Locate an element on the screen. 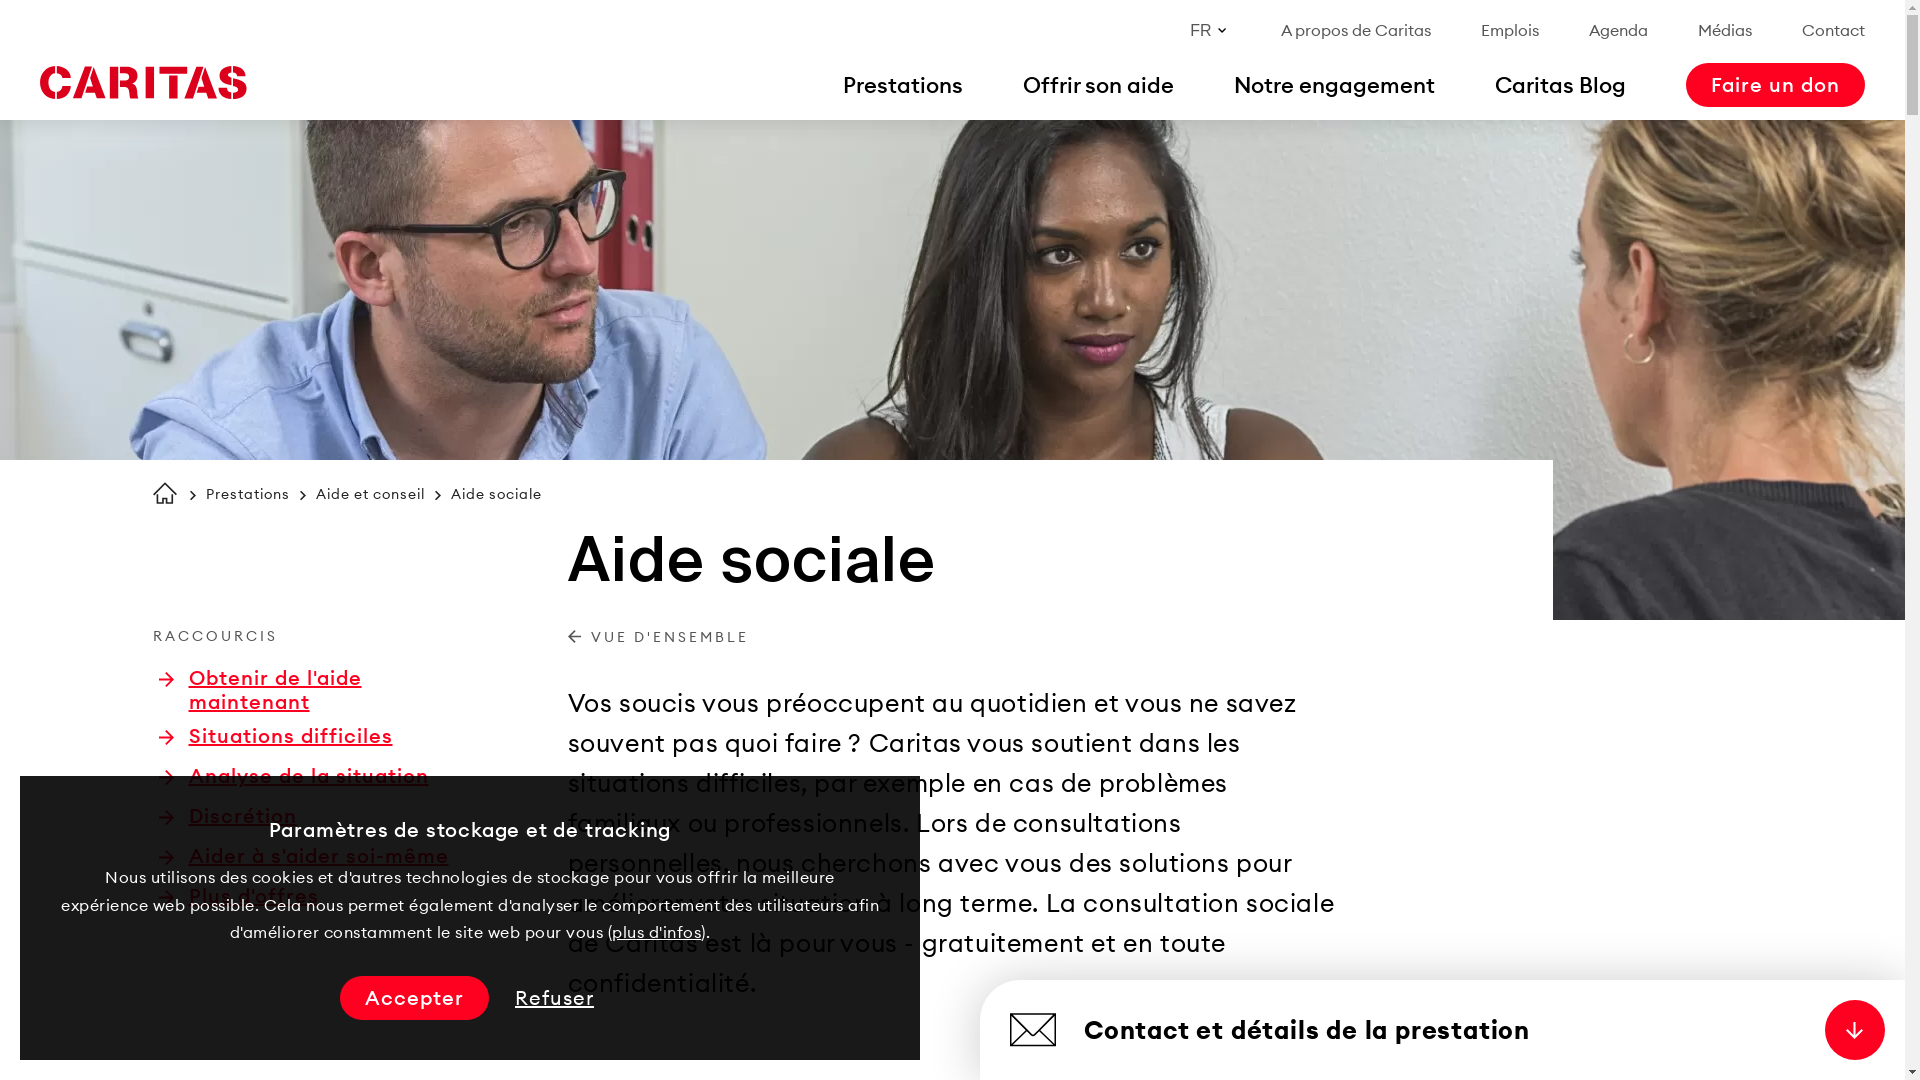 Image resolution: width=1920 pixels, height=1080 pixels. 'VUE D'ENSEMBLE' is located at coordinates (658, 637).